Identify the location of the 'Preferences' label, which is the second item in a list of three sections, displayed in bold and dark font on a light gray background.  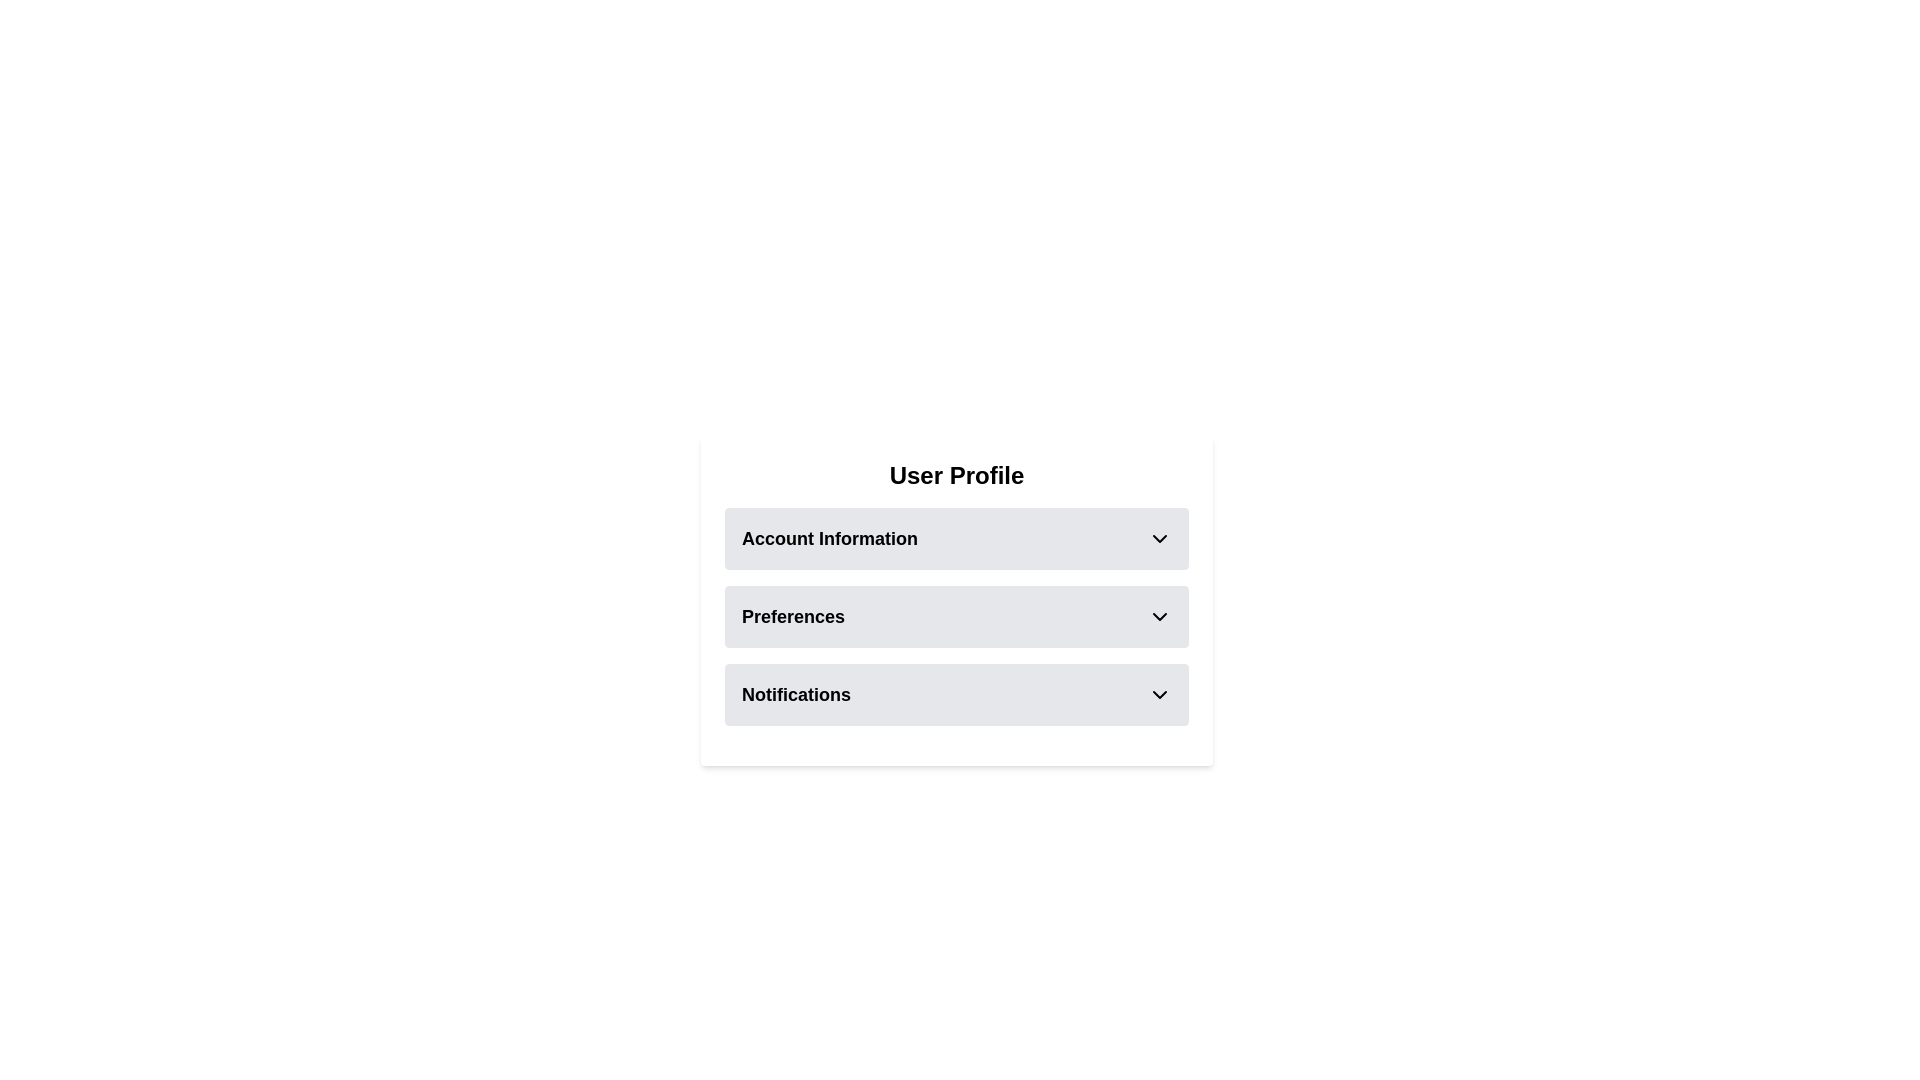
(792, 616).